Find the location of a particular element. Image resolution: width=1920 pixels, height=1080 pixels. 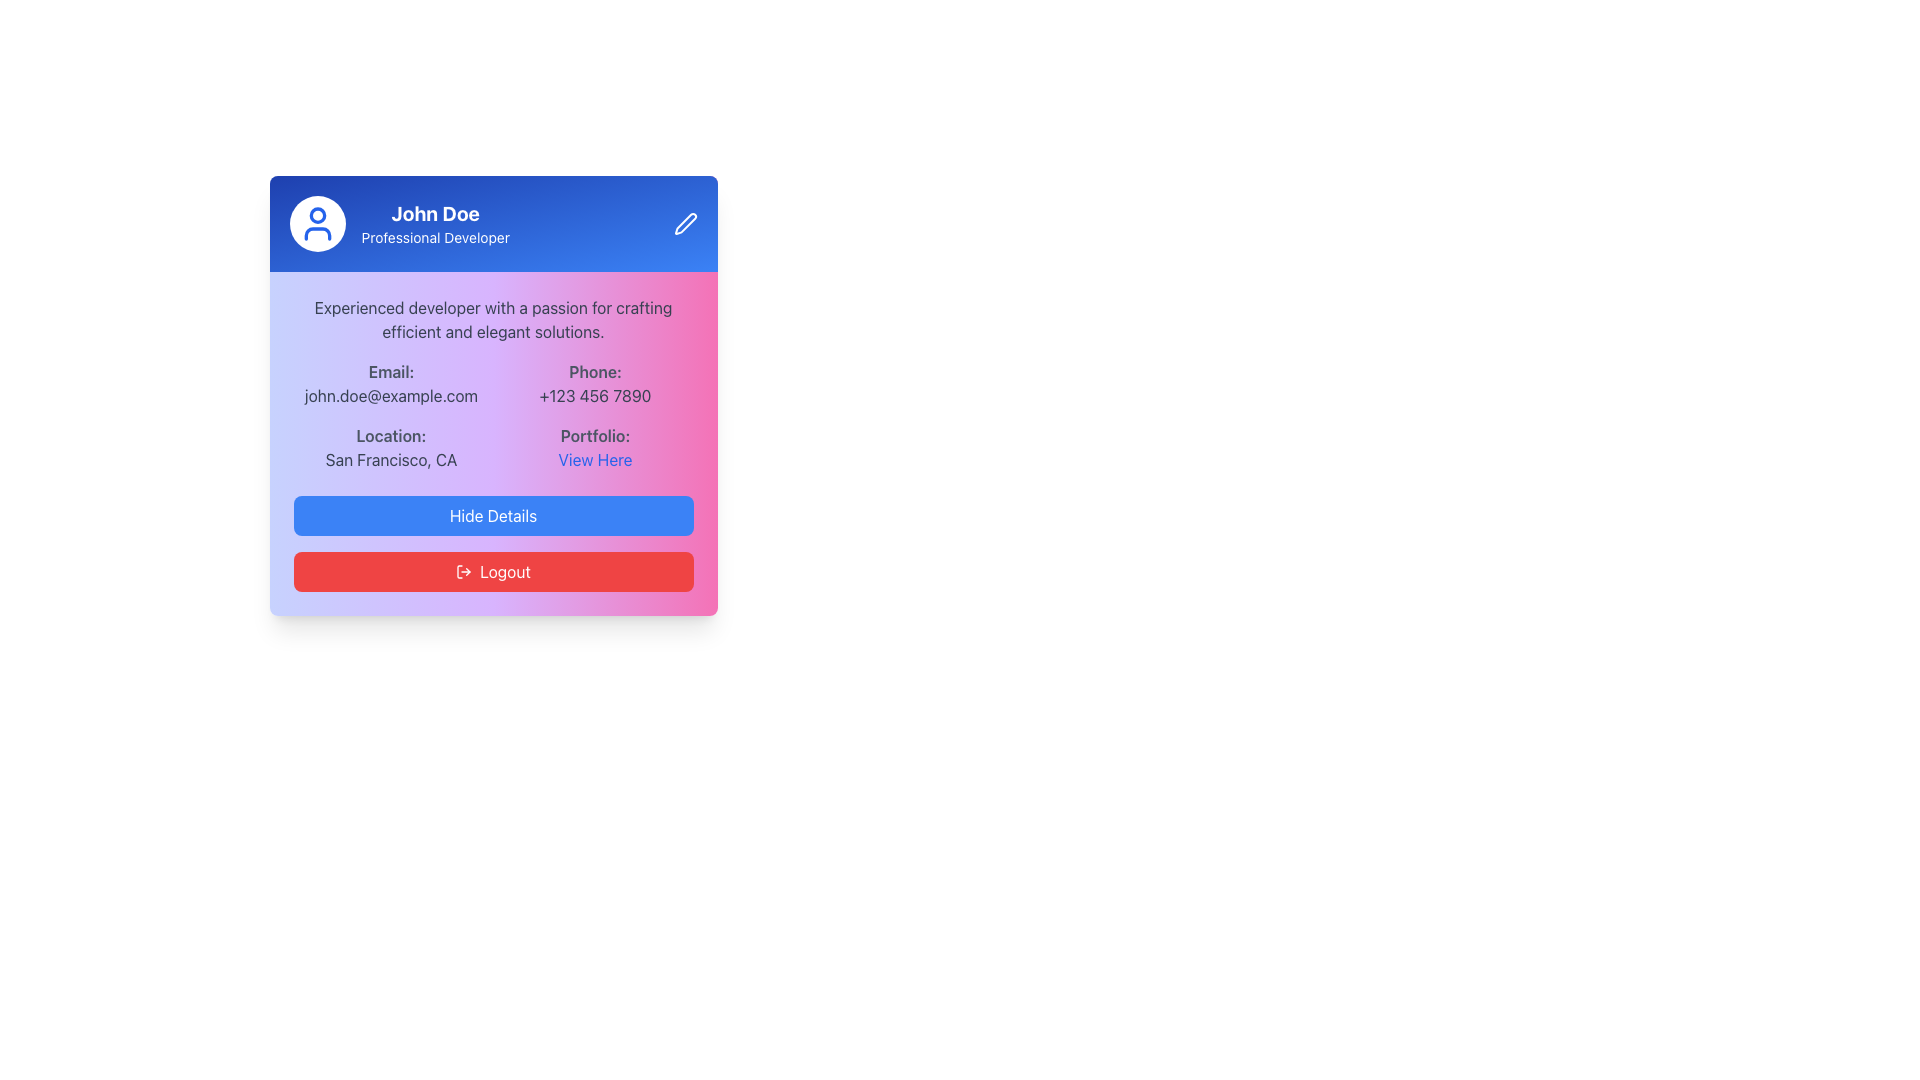

the 'Logout' button that displays white text on a red background, located at the bottom of the user information card is located at coordinates (505, 571).